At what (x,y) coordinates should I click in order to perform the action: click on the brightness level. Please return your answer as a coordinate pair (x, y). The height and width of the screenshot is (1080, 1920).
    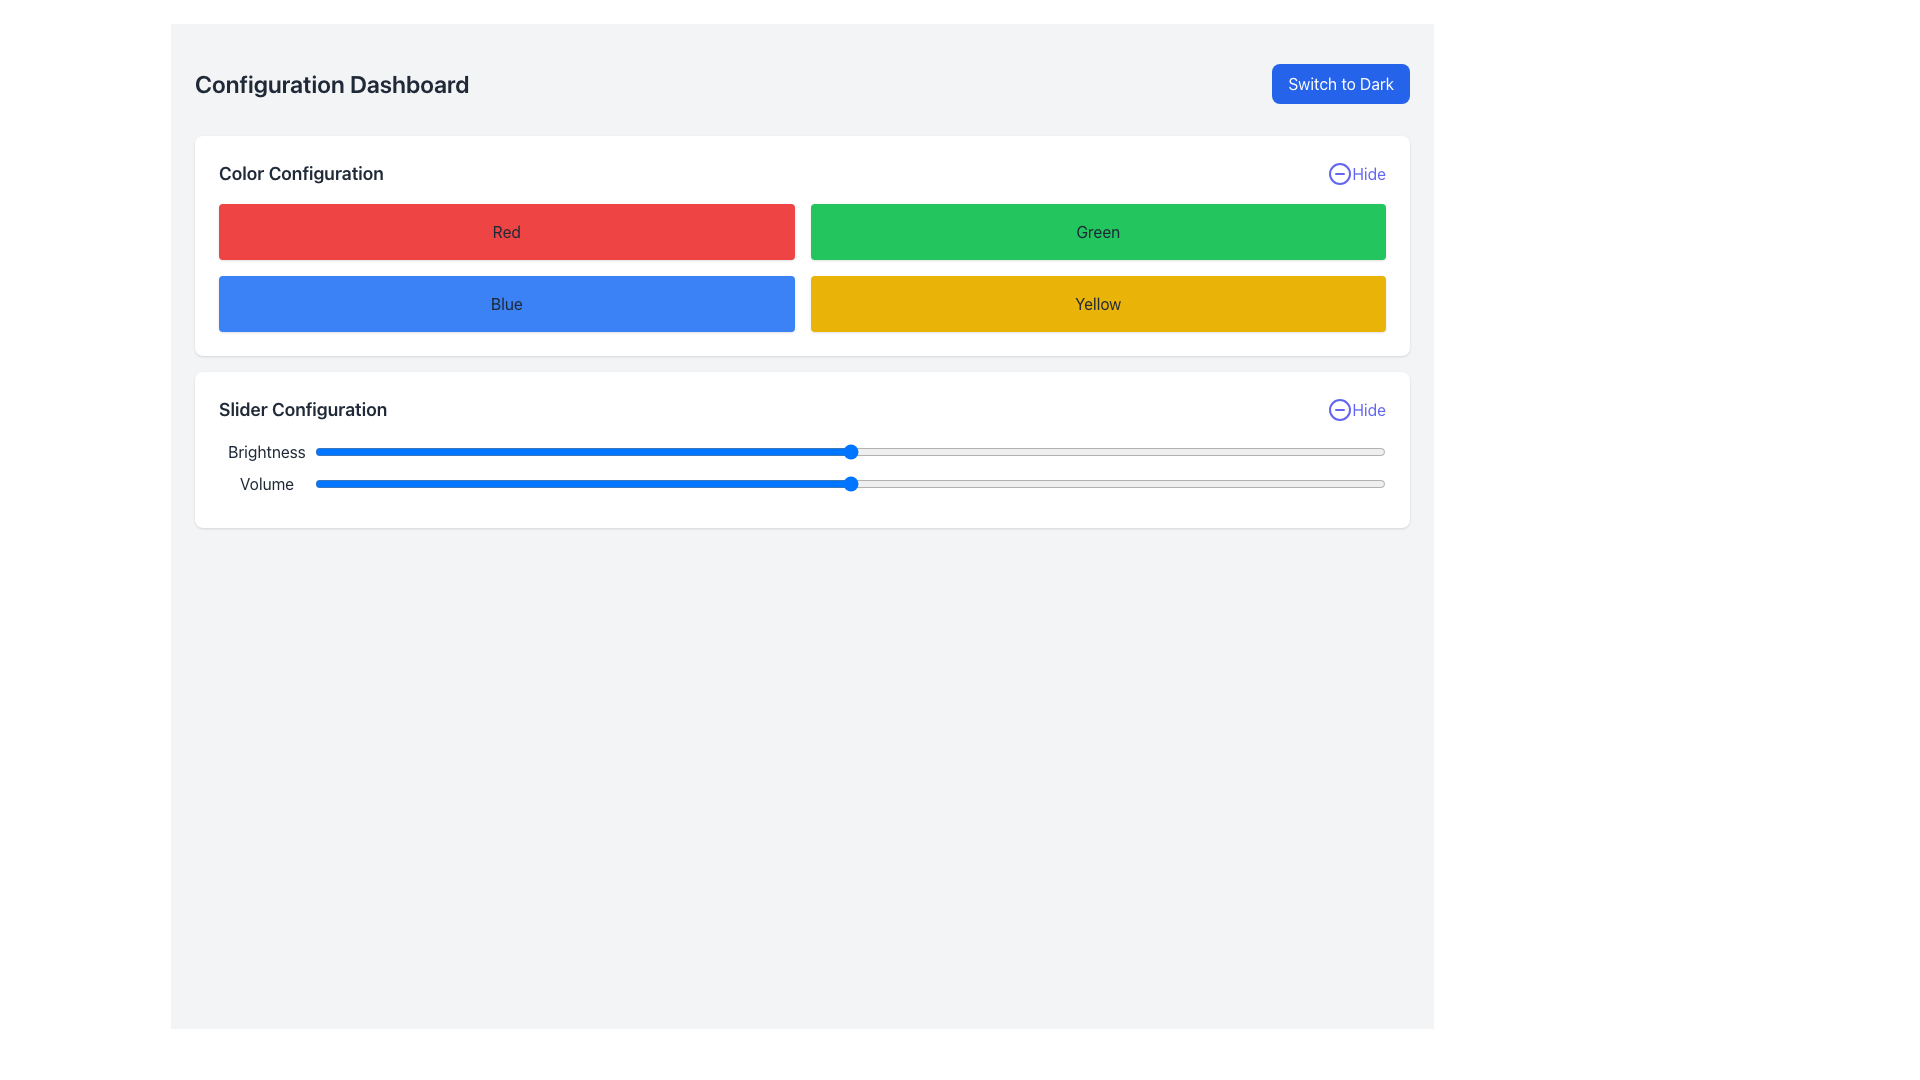
    Looking at the image, I should click on (1106, 451).